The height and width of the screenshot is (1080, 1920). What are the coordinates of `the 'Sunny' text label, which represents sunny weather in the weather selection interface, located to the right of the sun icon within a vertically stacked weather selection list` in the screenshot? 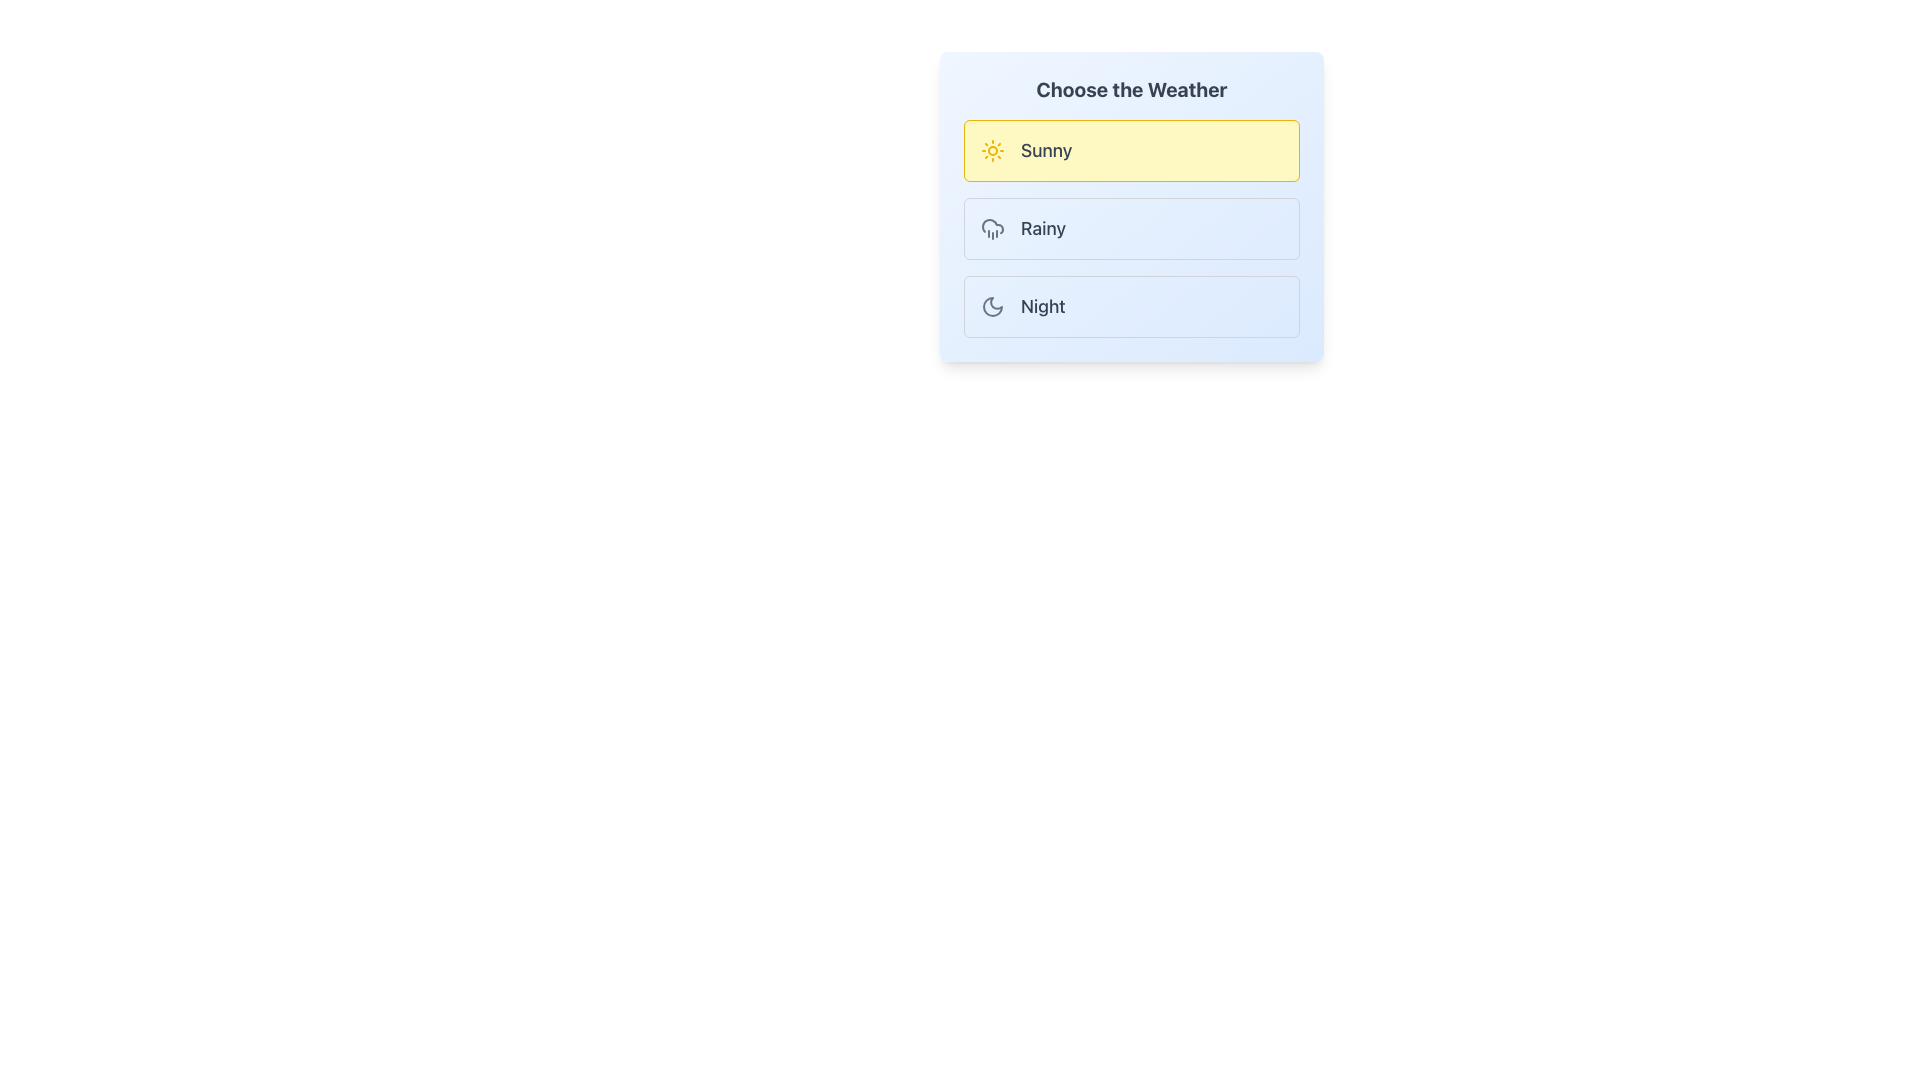 It's located at (1045, 149).